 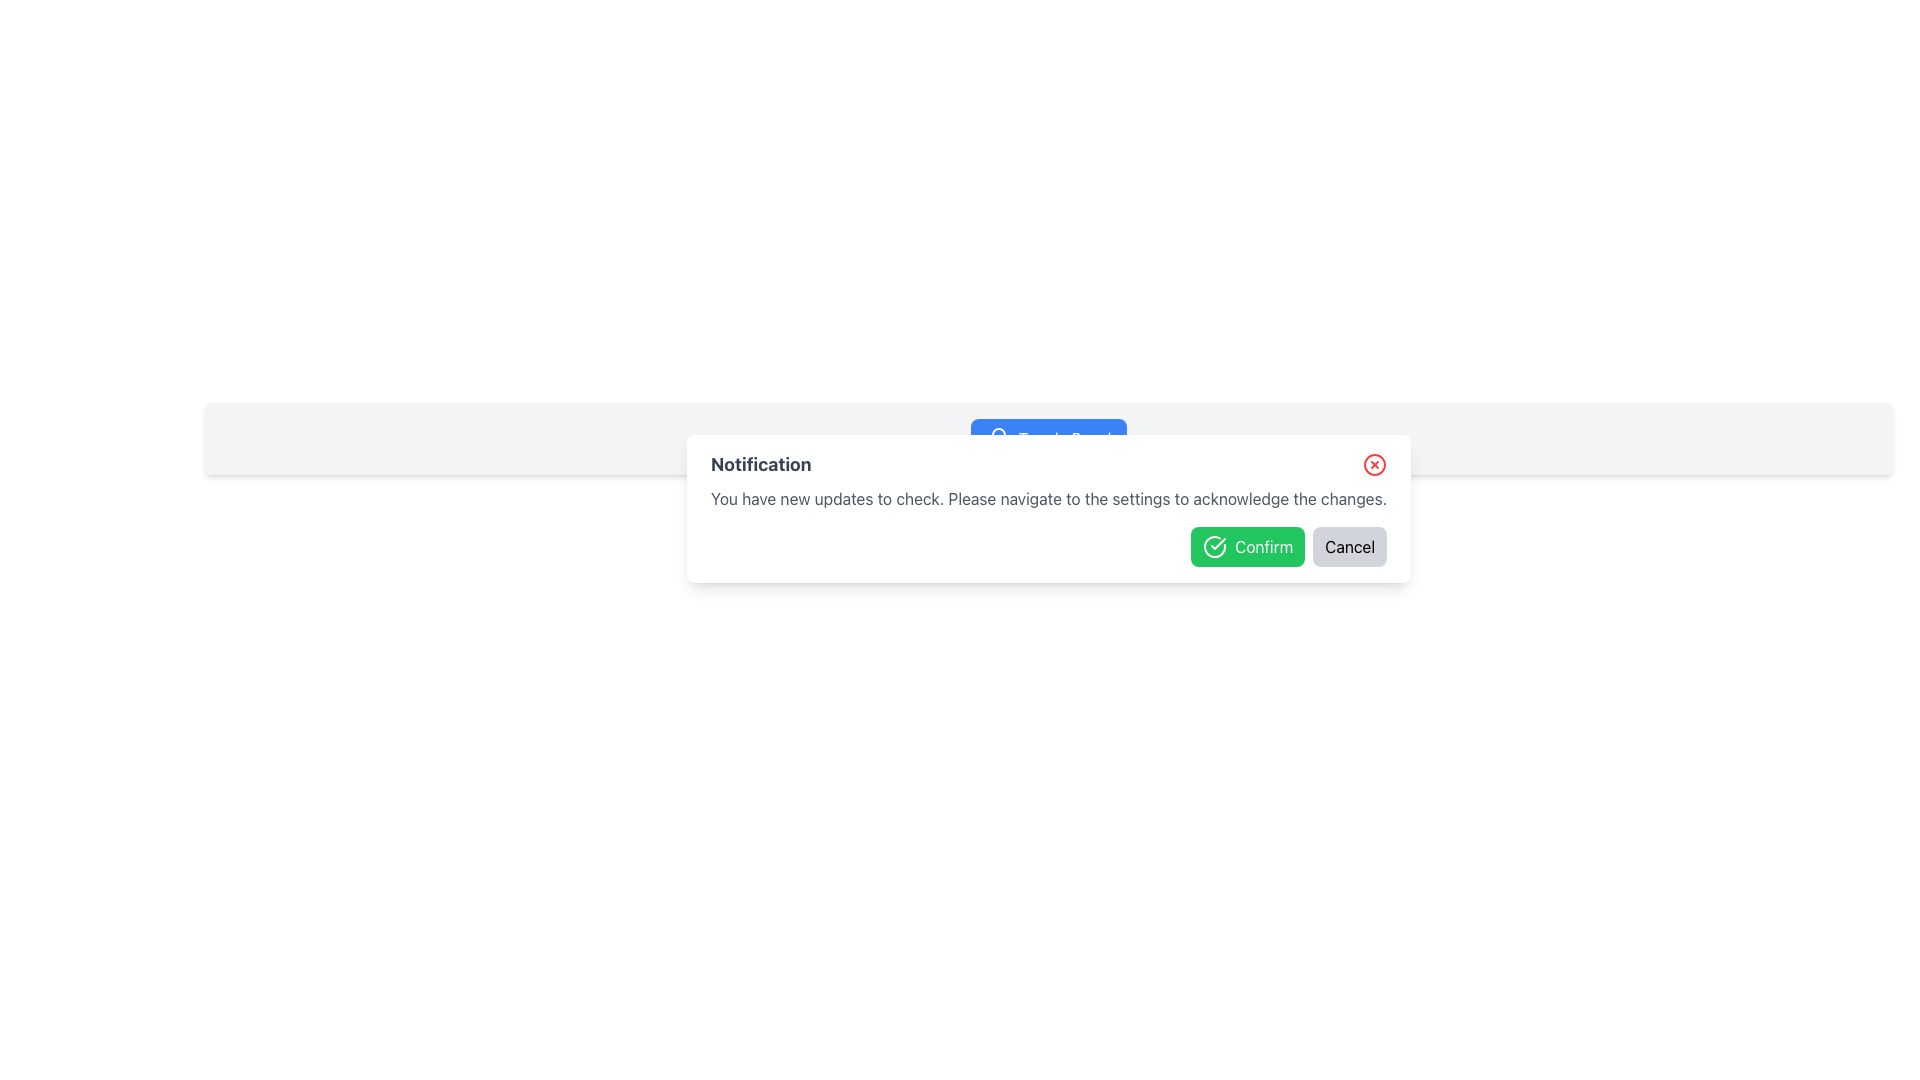 I want to click on the notification icon located to the left of the 'Toggle Panel' text to interact with the notification function, so click(x=998, y=438).